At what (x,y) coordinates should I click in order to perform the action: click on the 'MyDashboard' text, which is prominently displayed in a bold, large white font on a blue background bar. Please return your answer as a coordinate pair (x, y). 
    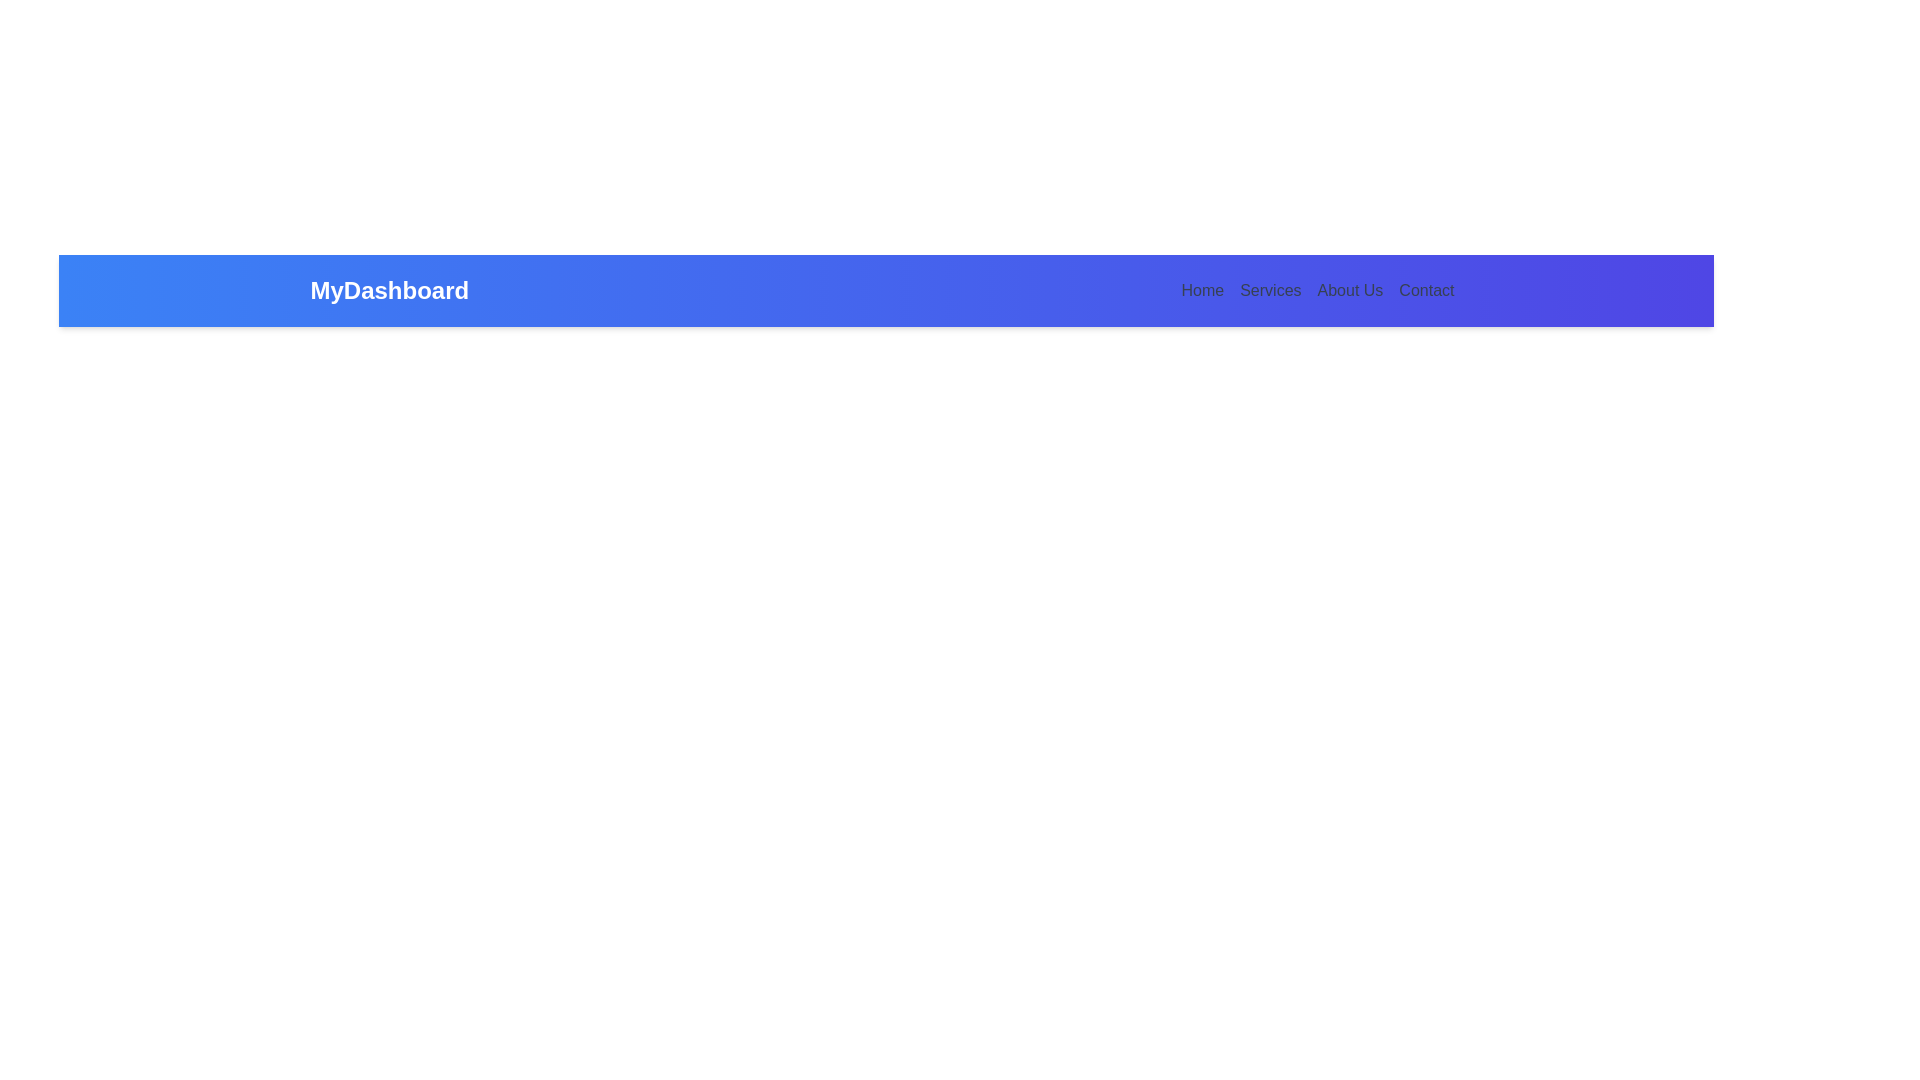
    Looking at the image, I should click on (389, 290).